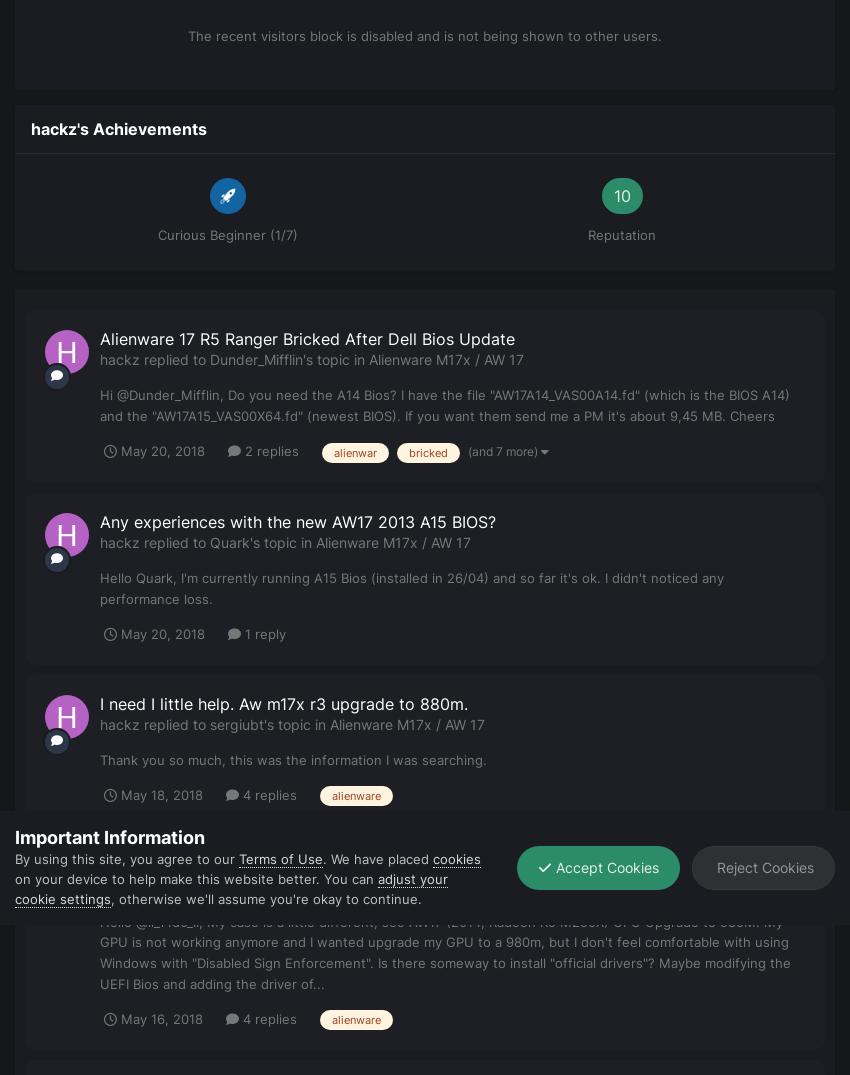 Image resolution: width=850 pixels, height=1075 pixels. I want to click on '10', so click(620, 195).